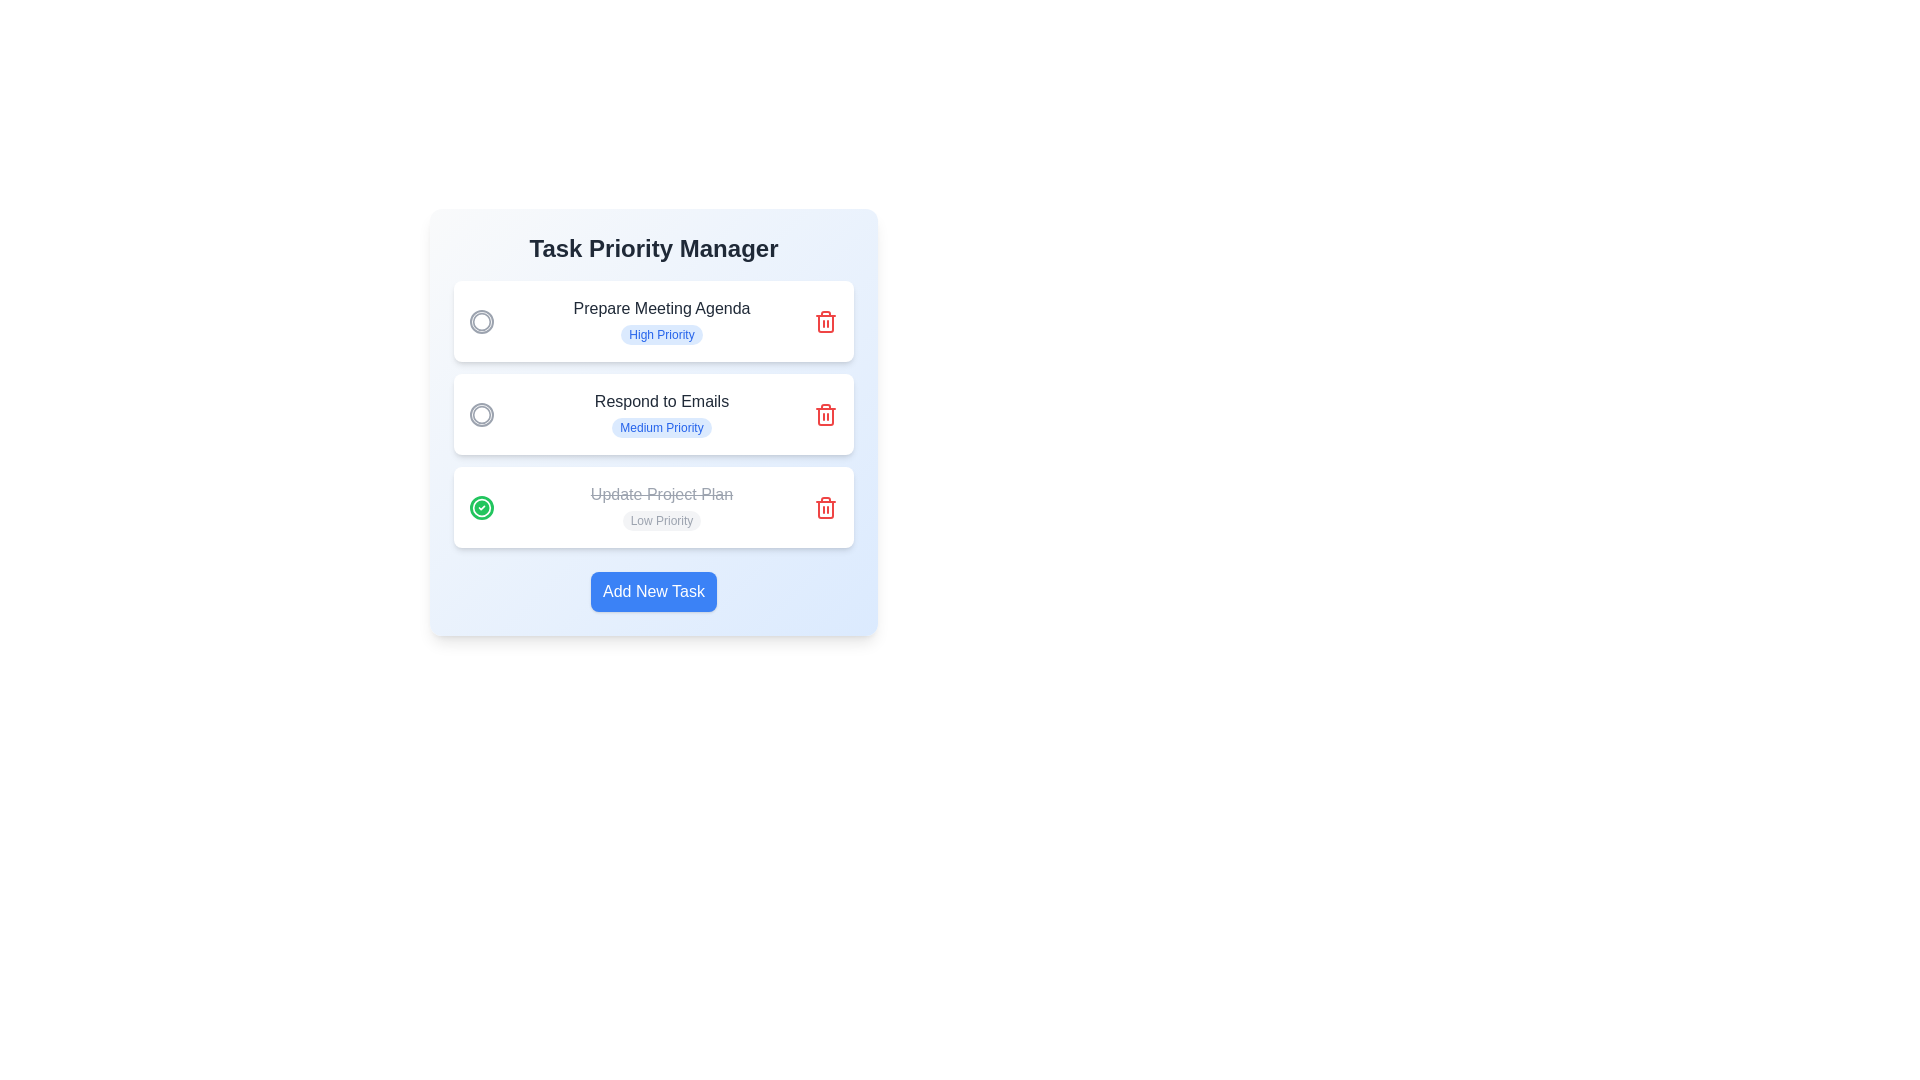 The width and height of the screenshot is (1920, 1080). Describe the element at coordinates (662, 427) in the screenshot. I see `the non-interactive Priority label that indicates the priority level of the task 'Respond to Emails', located beneath the task title` at that location.